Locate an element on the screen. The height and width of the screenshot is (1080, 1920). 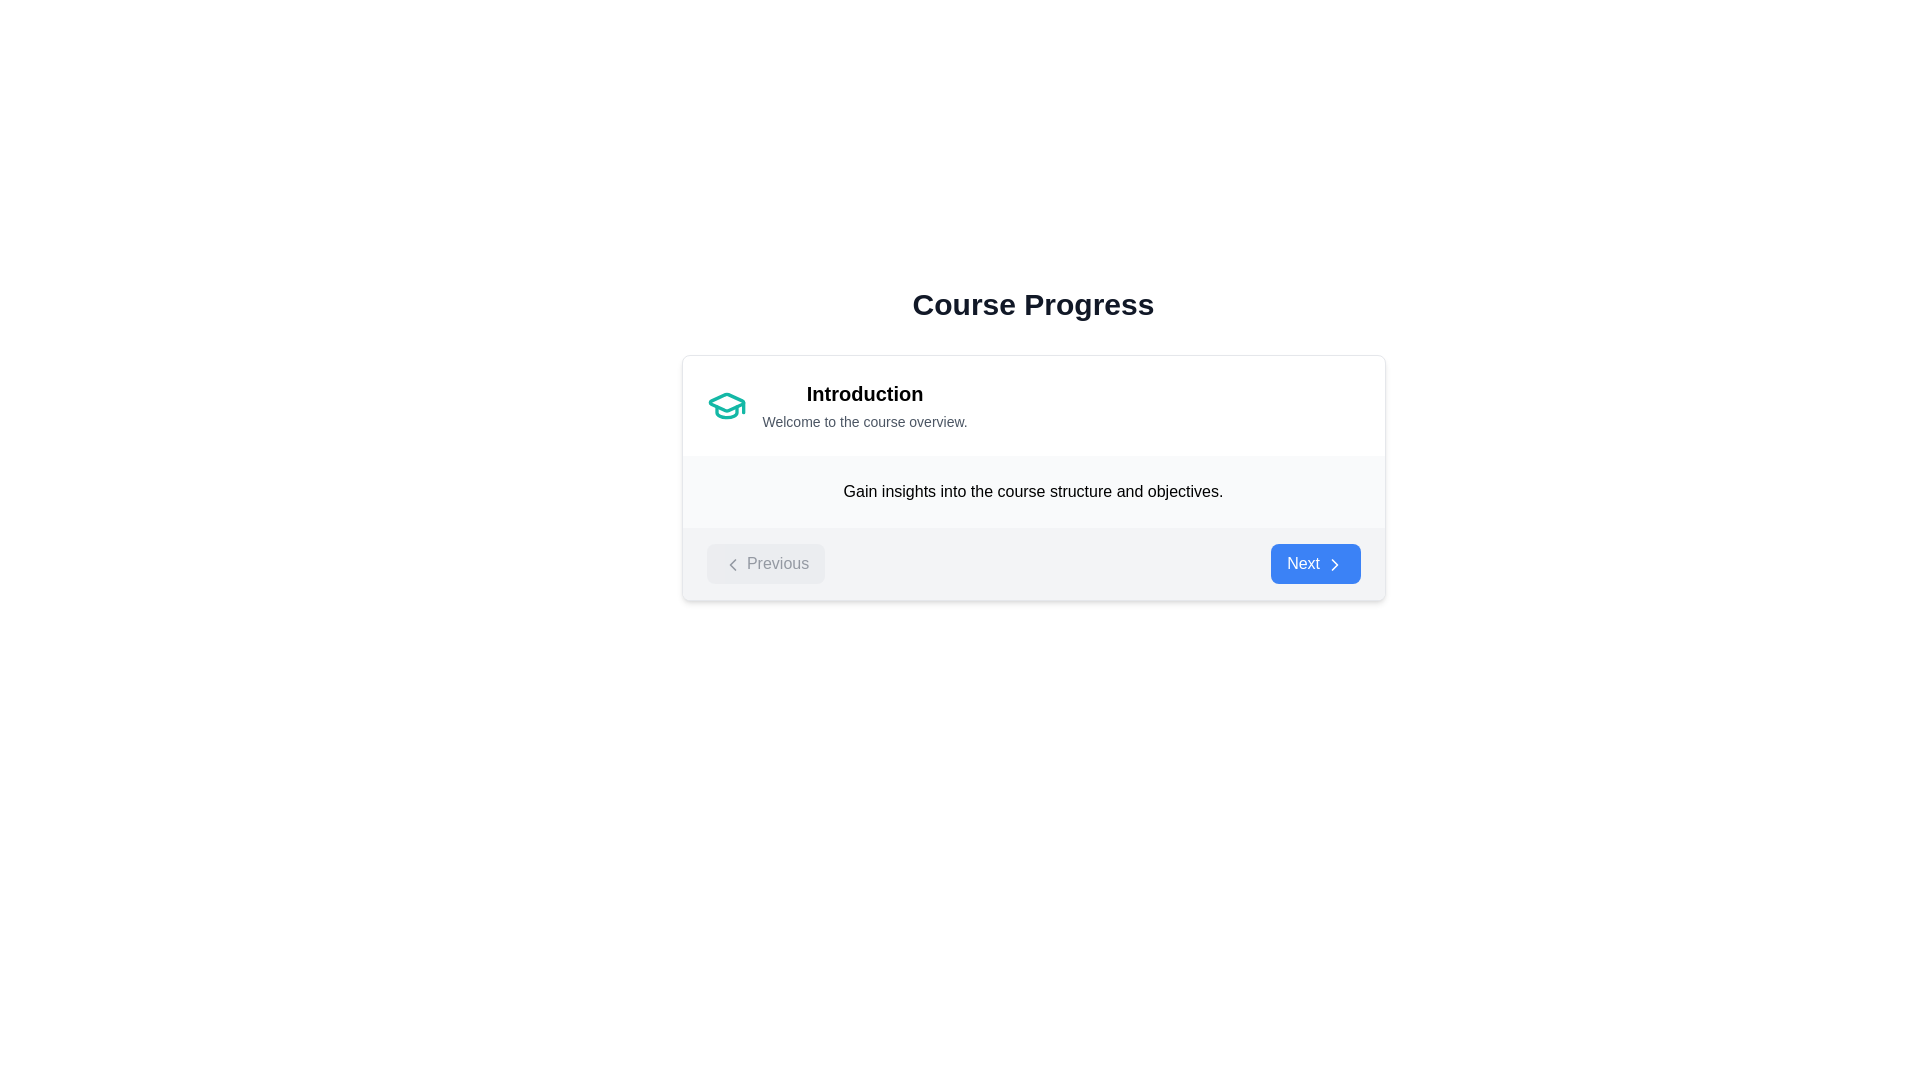
the chevron icon representing the 'Next' button located at the bottom-right corner of the content card is located at coordinates (1334, 564).